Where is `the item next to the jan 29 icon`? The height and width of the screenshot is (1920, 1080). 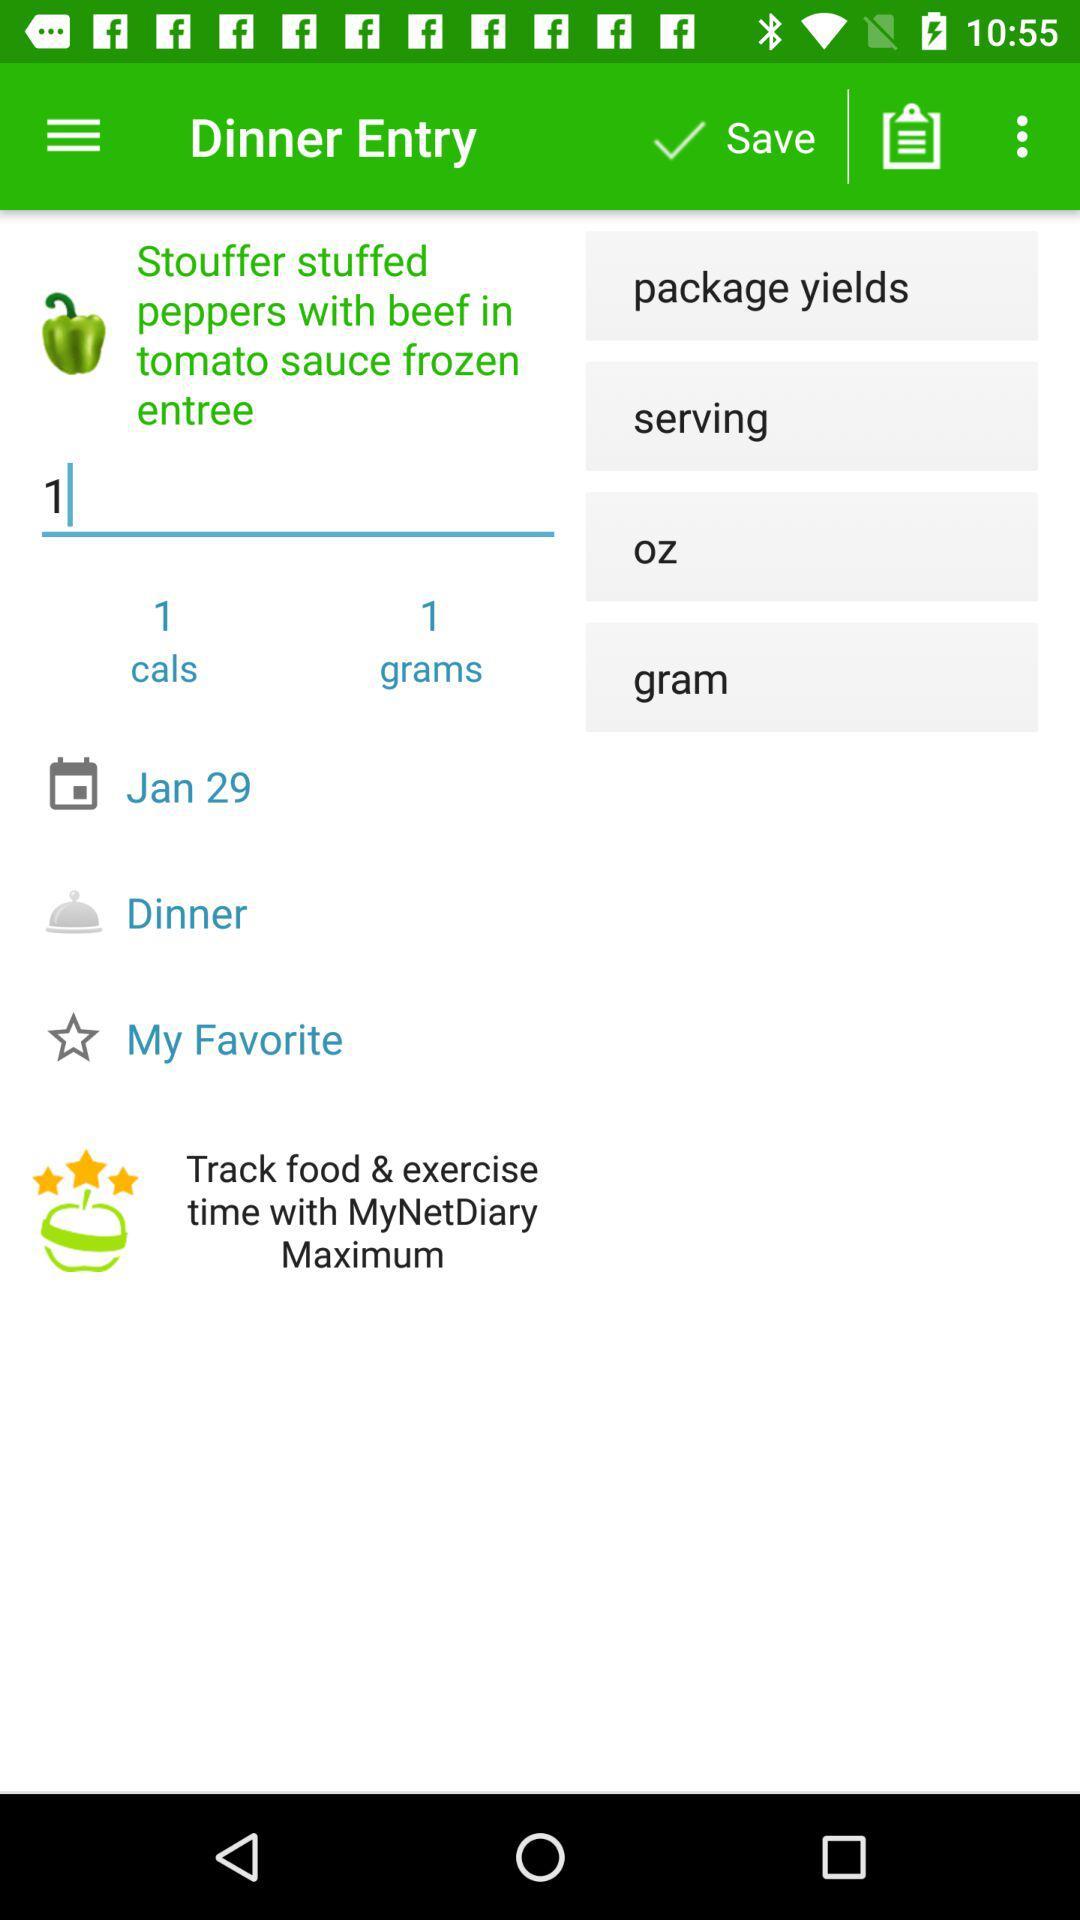
the item next to the jan 29 icon is located at coordinates (657, 677).